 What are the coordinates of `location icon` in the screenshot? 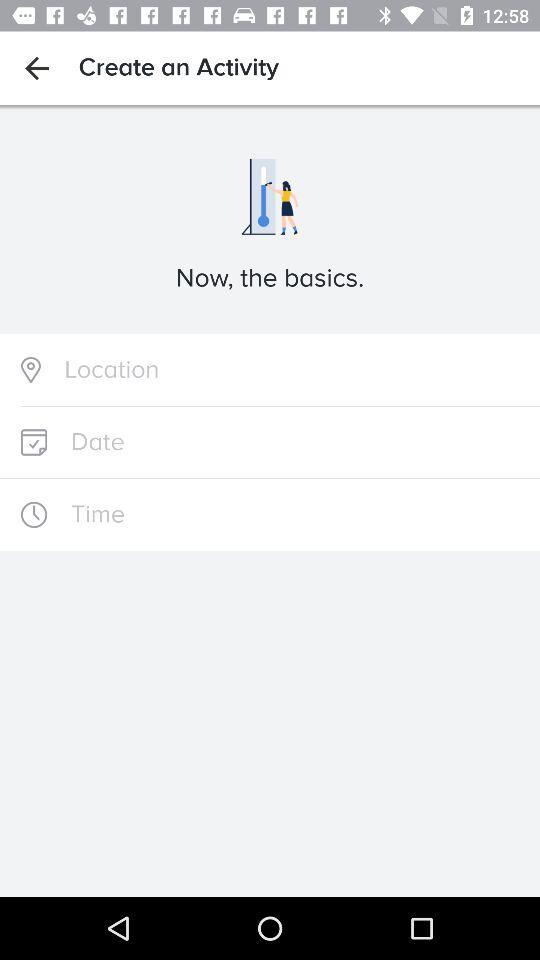 It's located at (270, 369).